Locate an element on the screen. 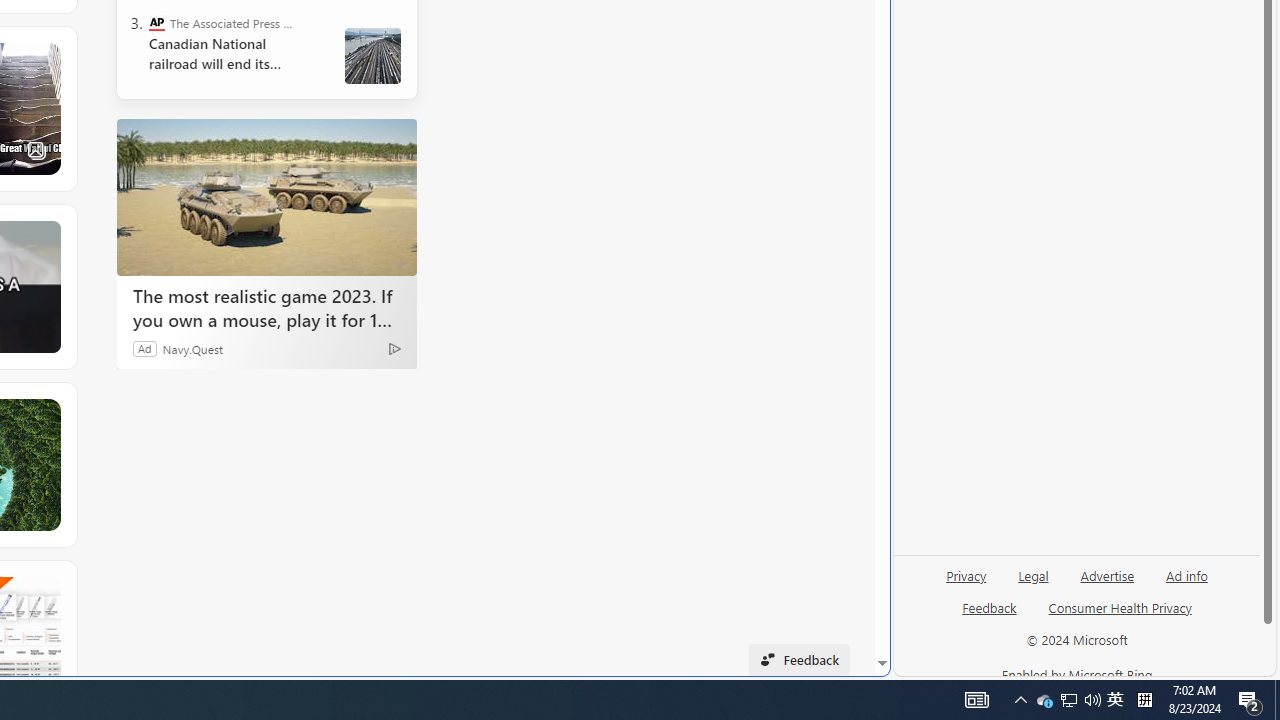 The width and height of the screenshot is (1280, 720). ' Canada Railroads Unions' is located at coordinates (373, 55).